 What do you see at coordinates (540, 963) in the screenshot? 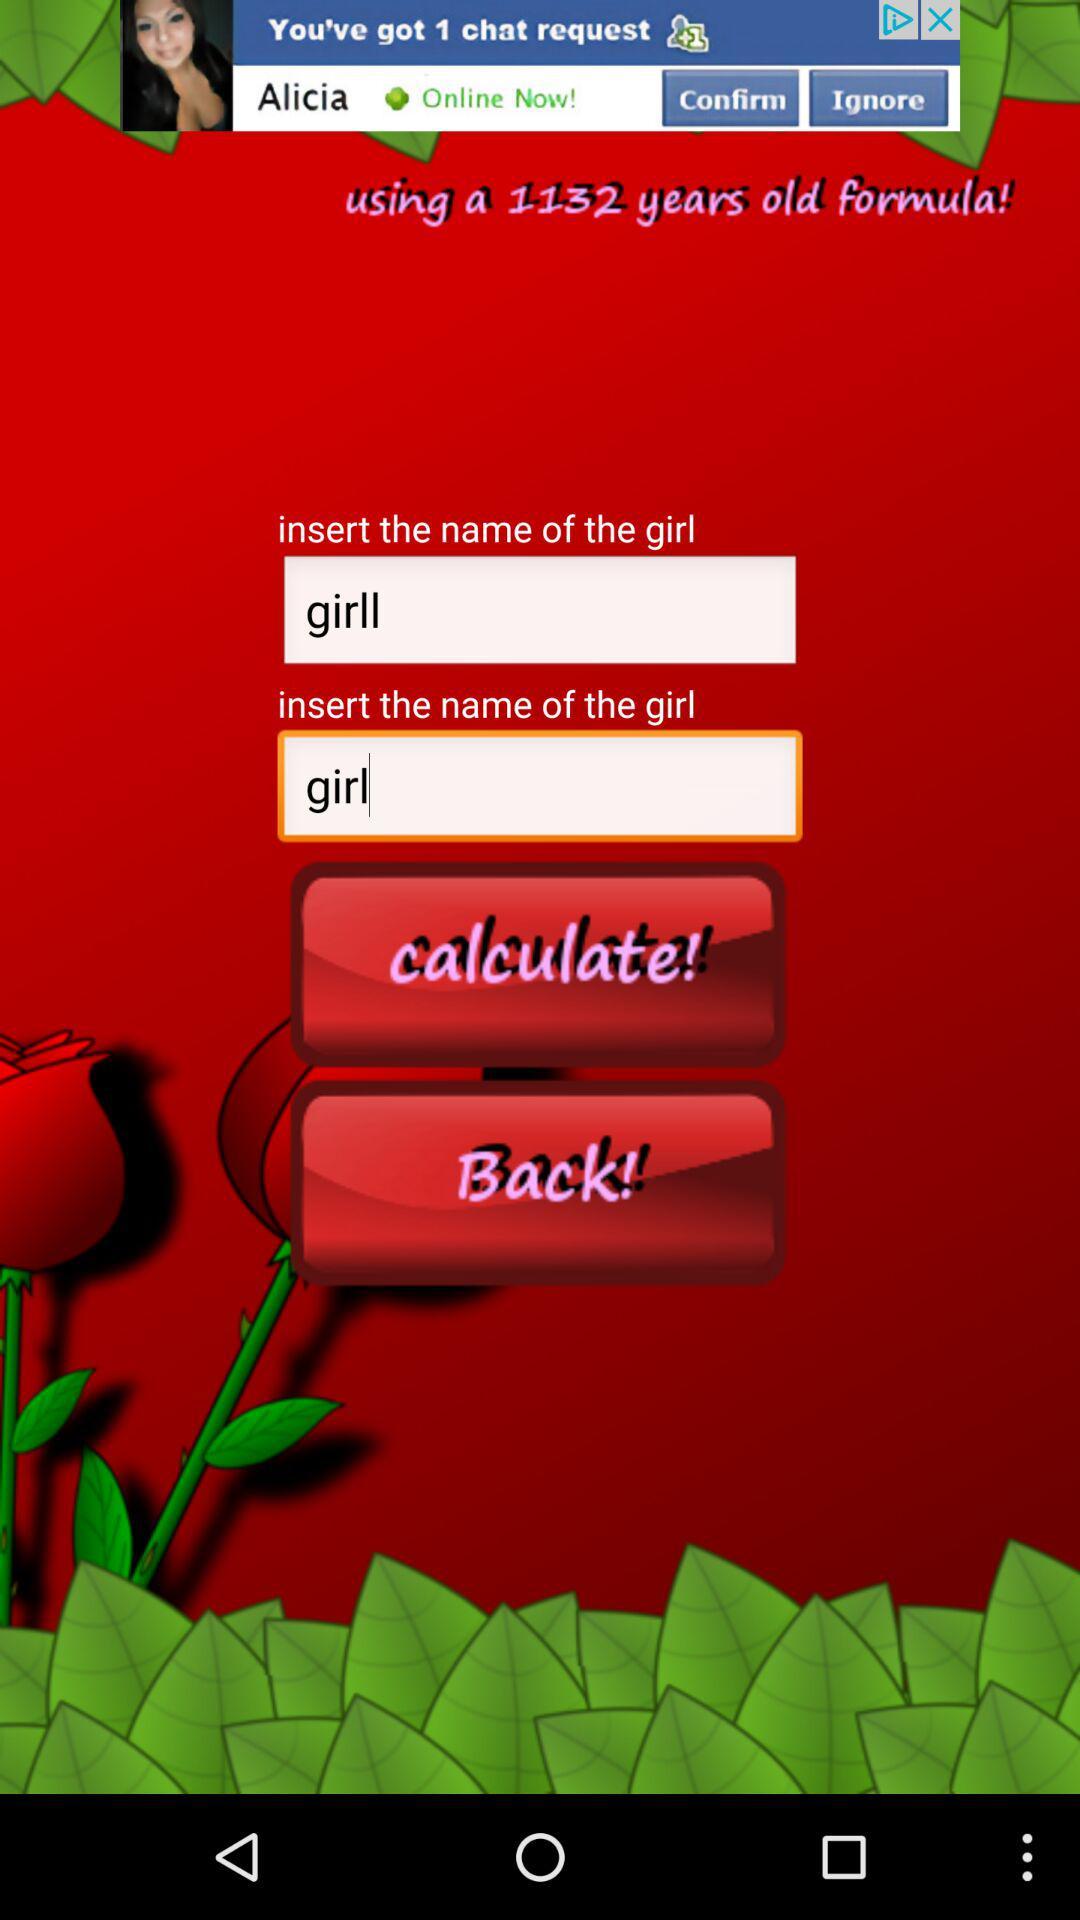
I see `calculate` at bounding box center [540, 963].